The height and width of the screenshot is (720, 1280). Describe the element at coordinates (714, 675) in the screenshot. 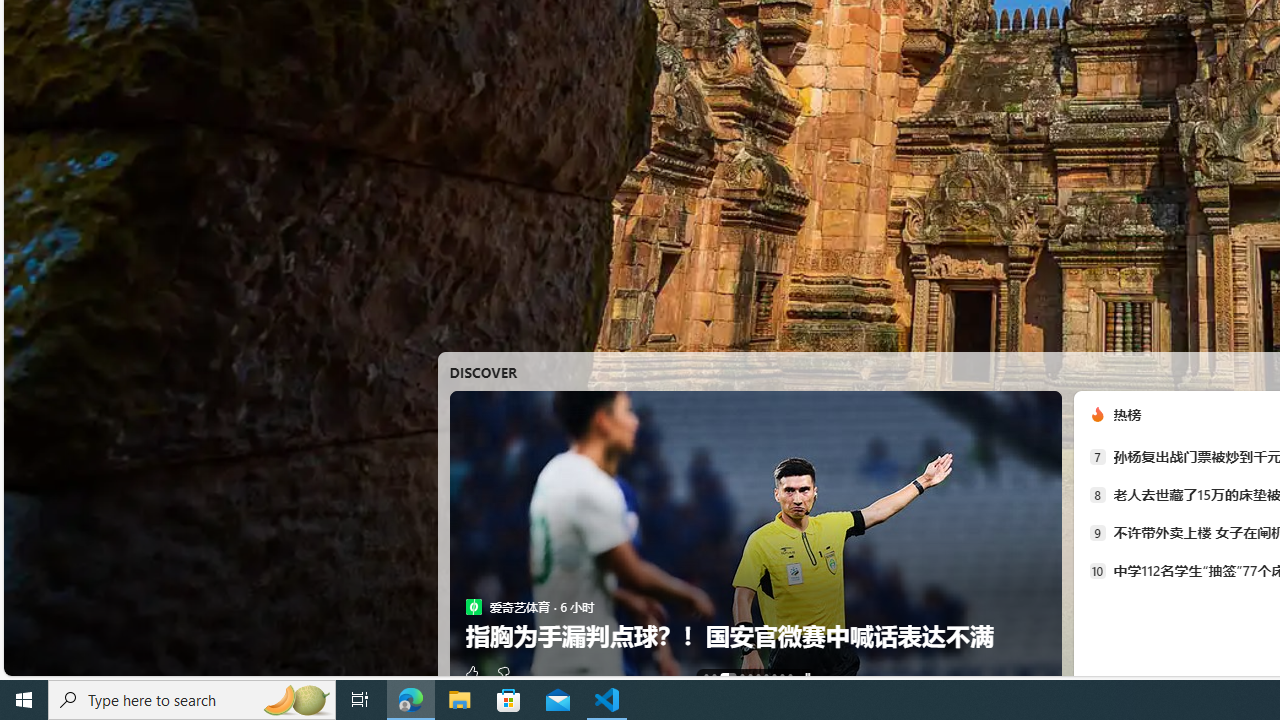

I see `'AutomationID: tab-1'` at that location.